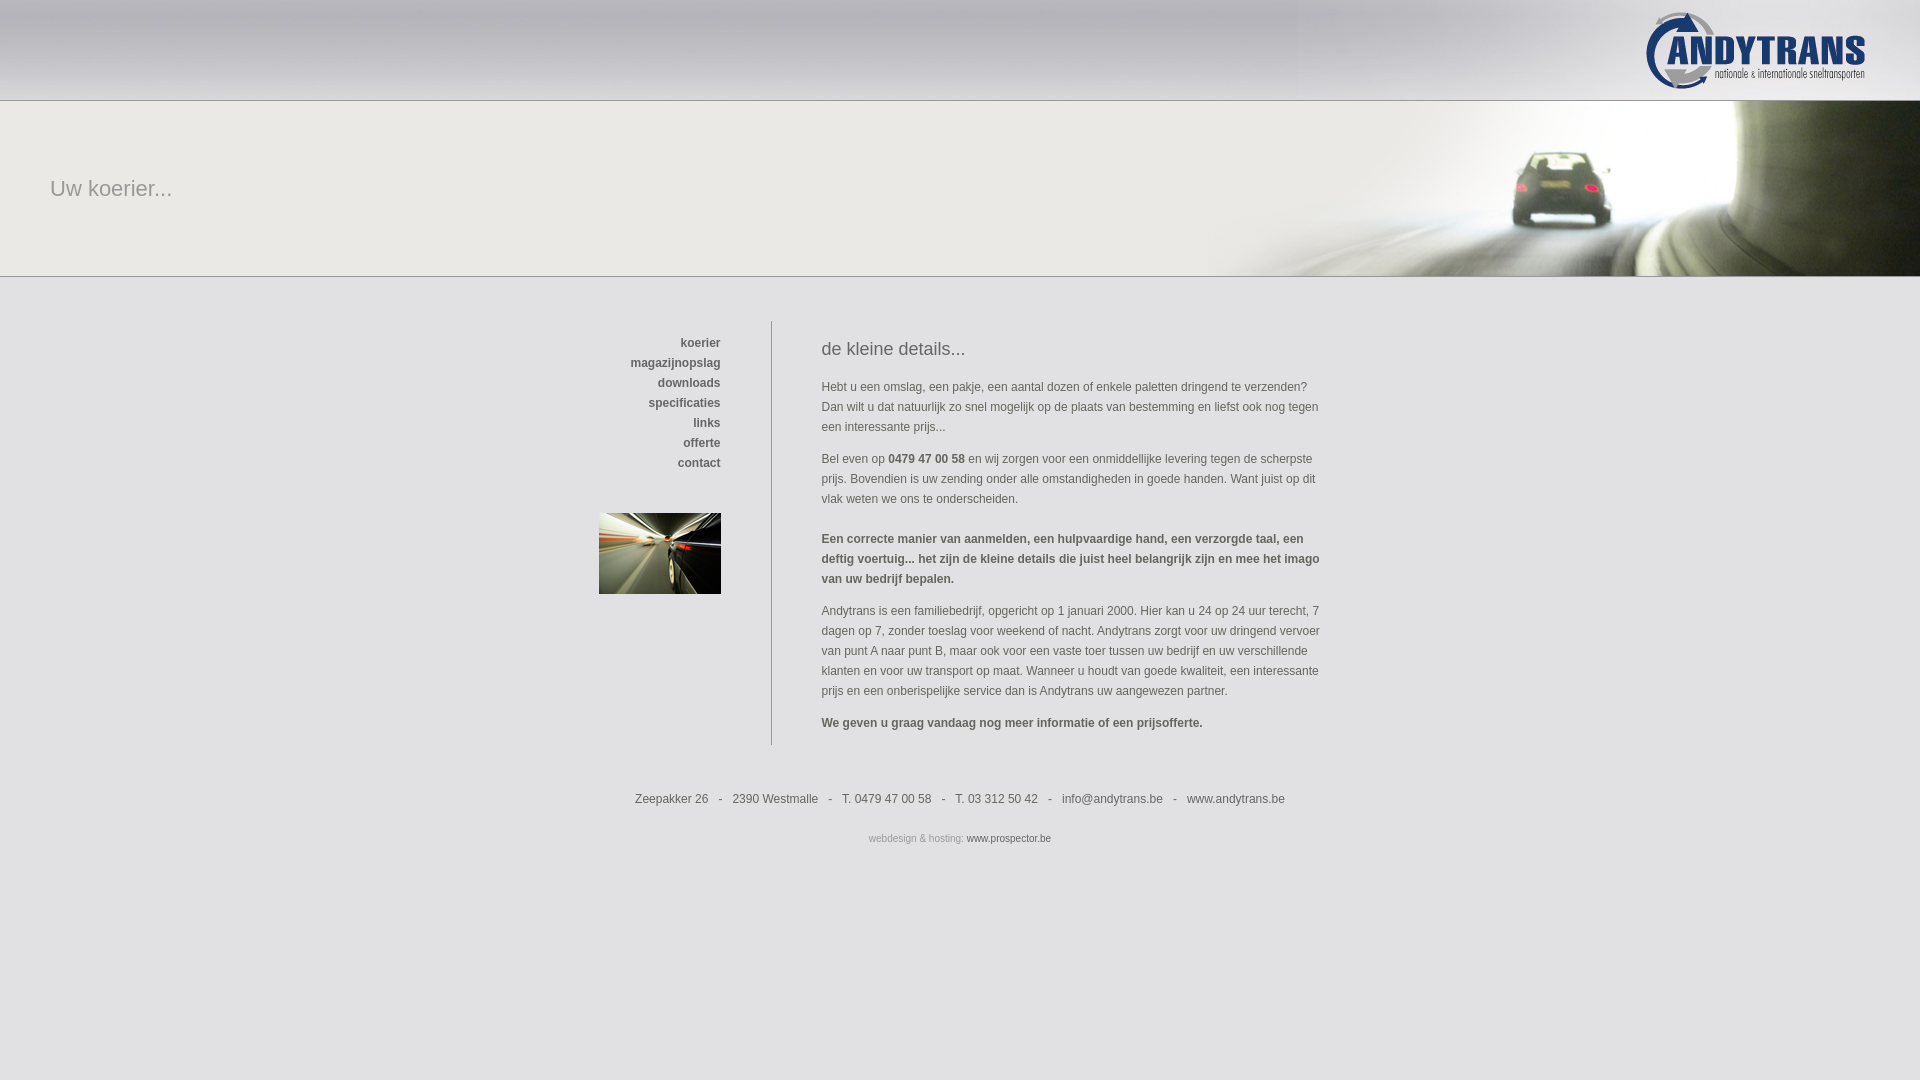  Describe the element at coordinates (699, 462) in the screenshot. I see `'contact'` at that location.